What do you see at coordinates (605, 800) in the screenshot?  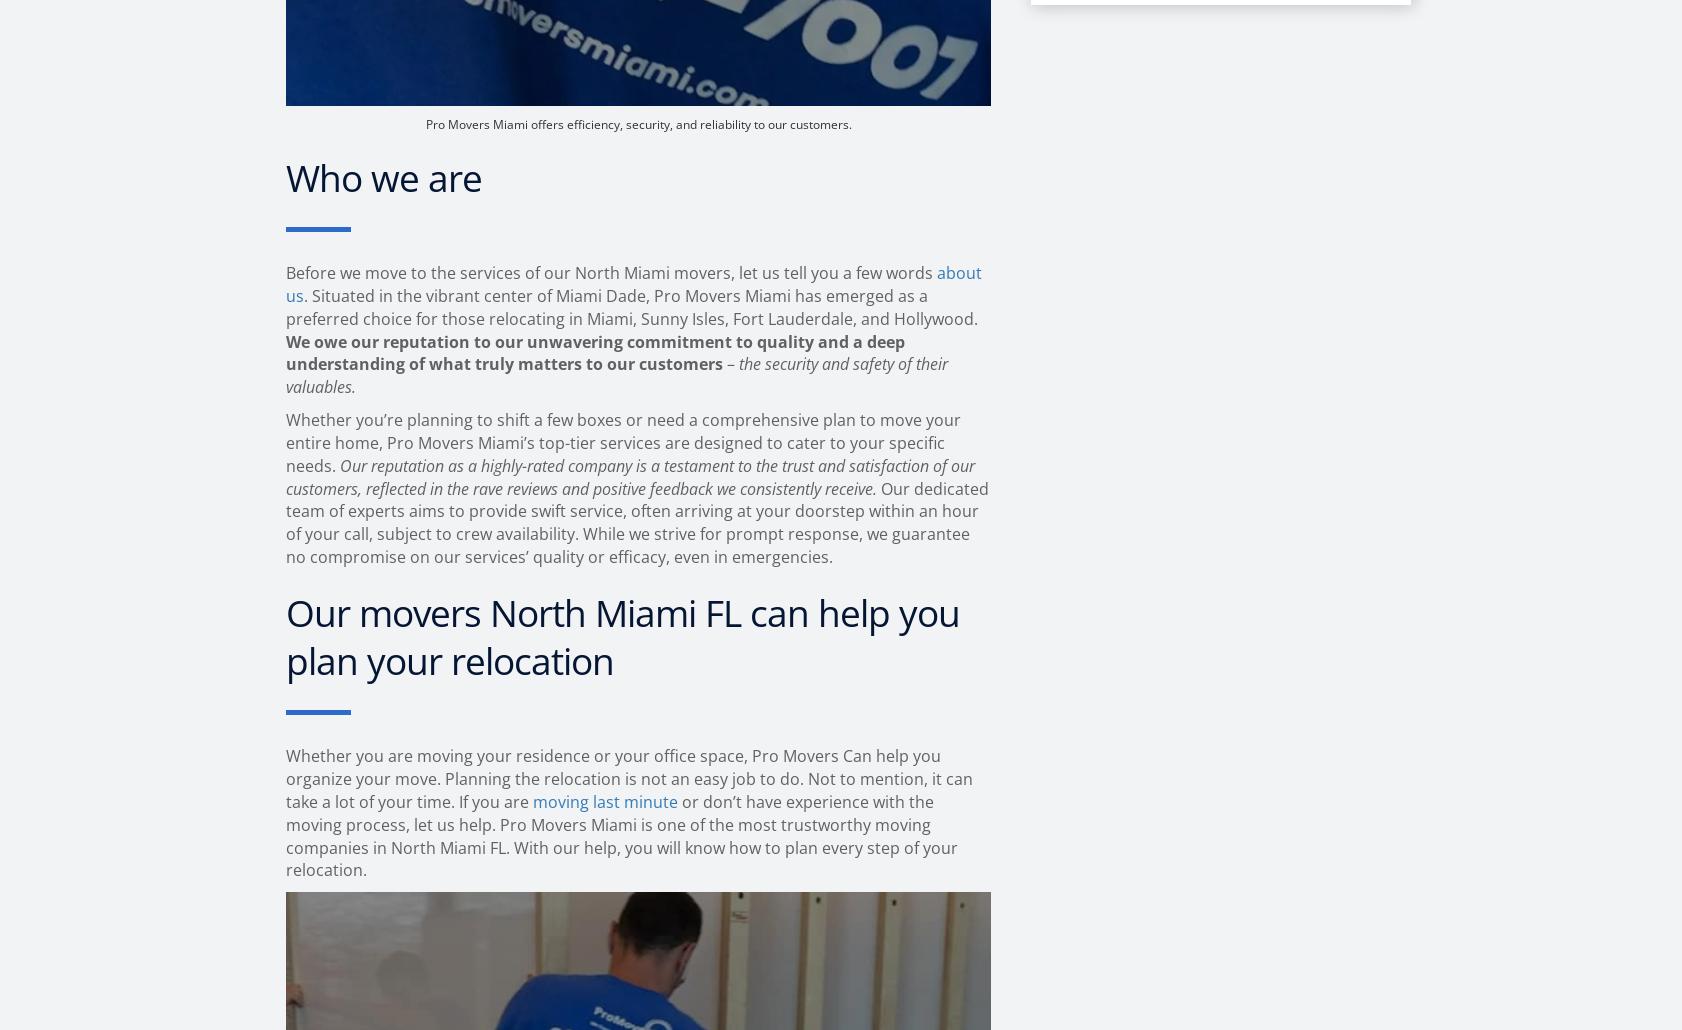 I see `'moving last minute'` at bounding box center [605, 800].